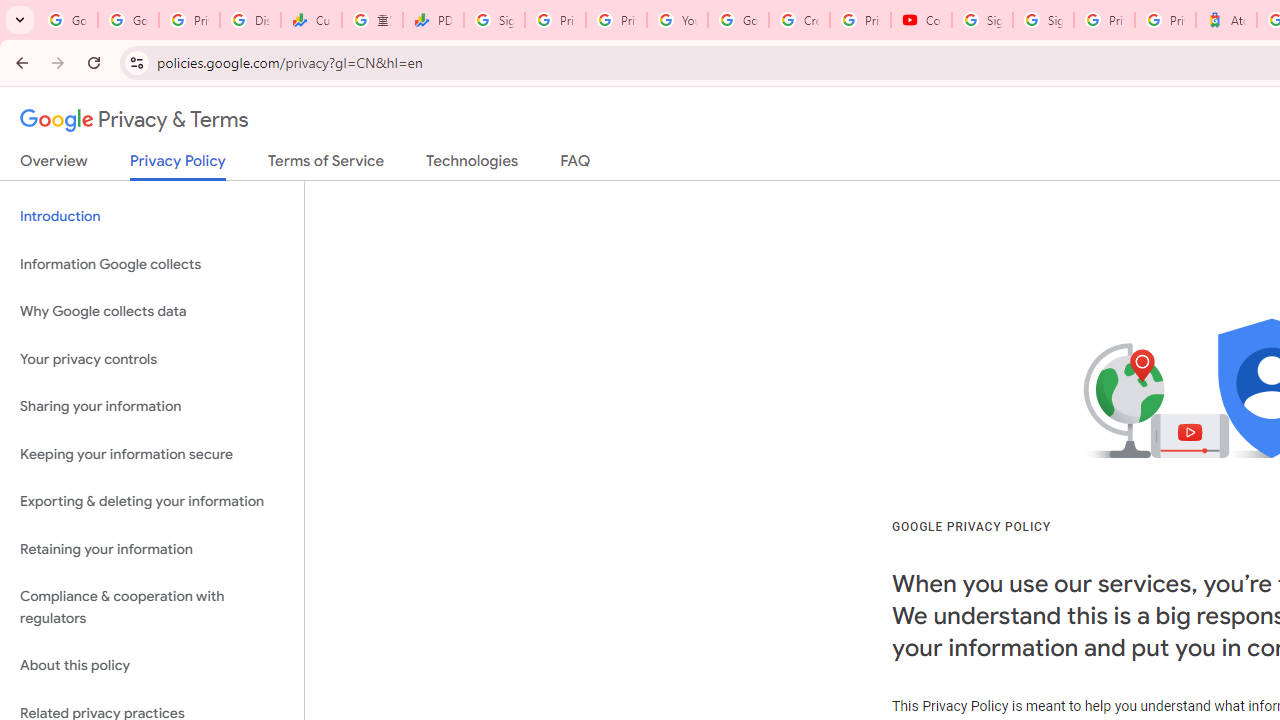  Describe the element at coordinates (310, 20) in the screenshot. I see `'Currencies - Google Finance'` at that location.